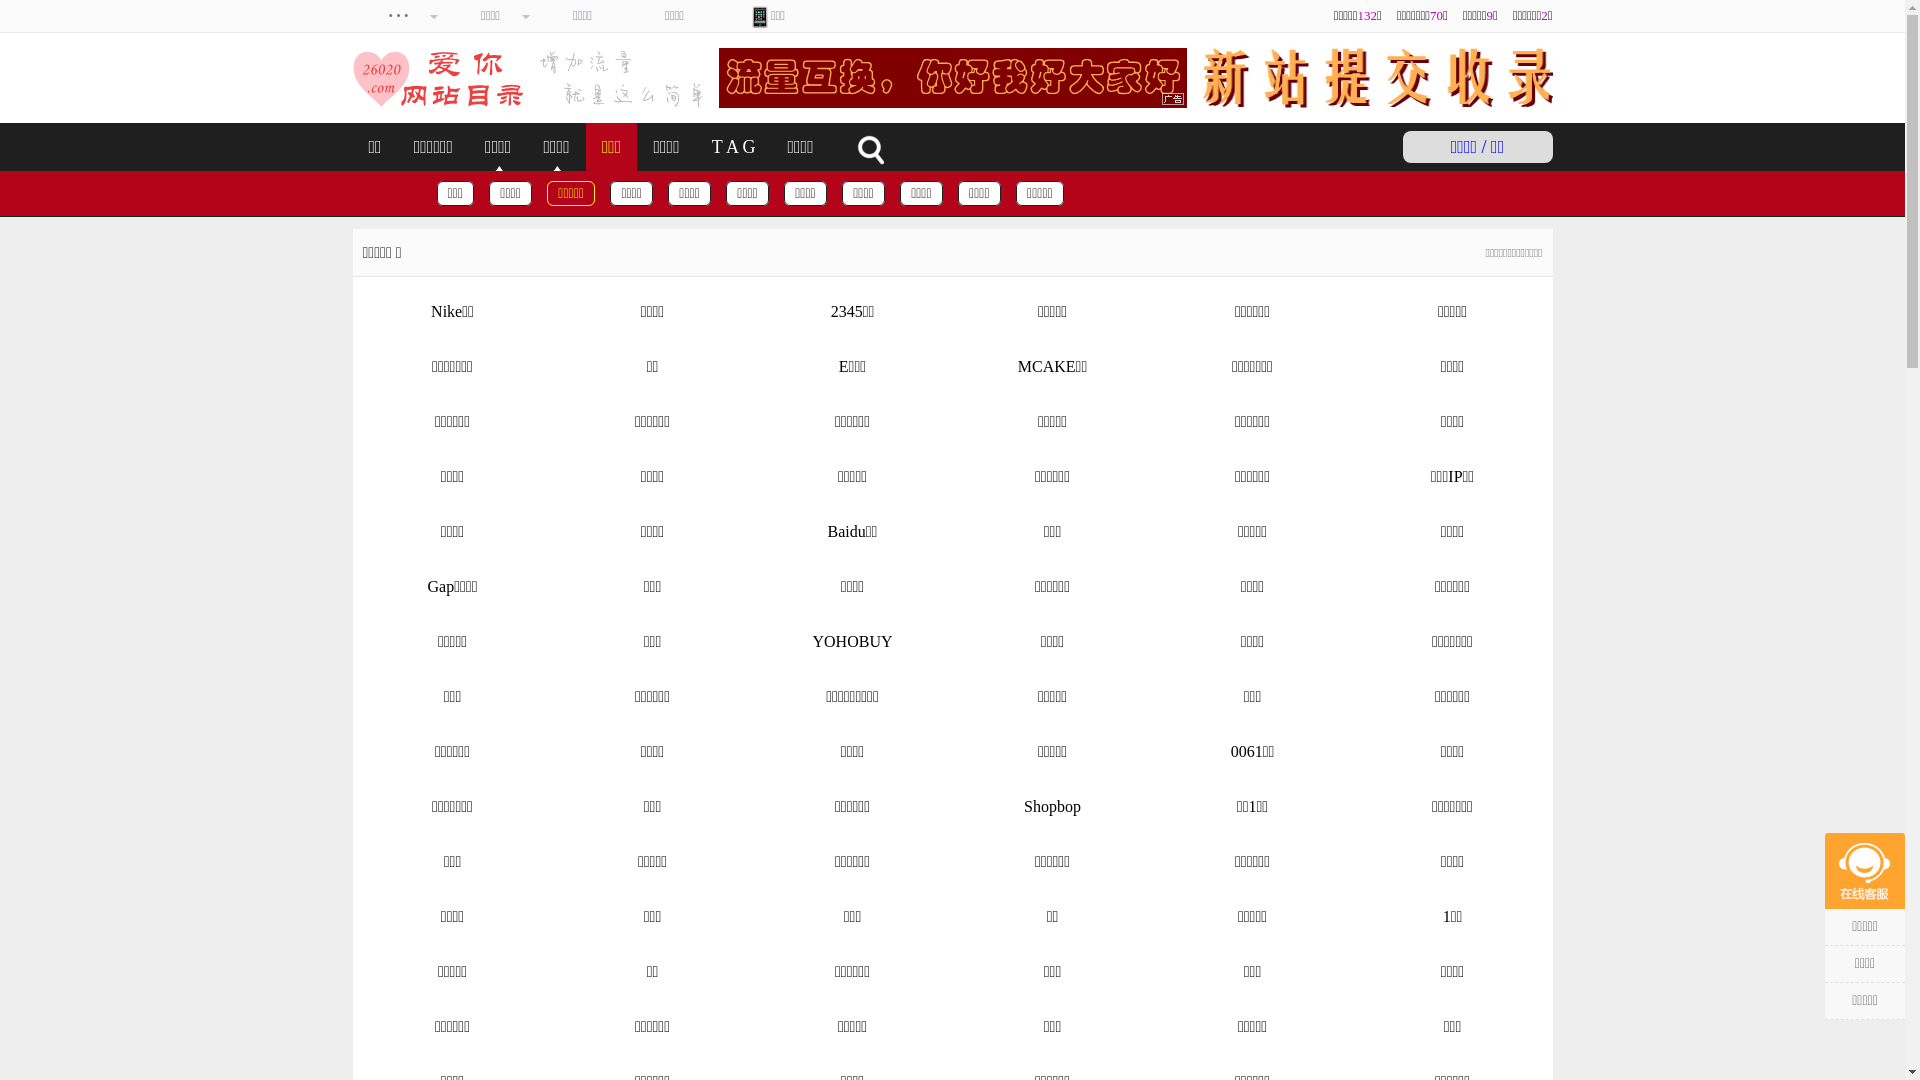  Describe the element at coordinates (1050, 805) in the screenshot. I see `'Shopbop'` at that location.